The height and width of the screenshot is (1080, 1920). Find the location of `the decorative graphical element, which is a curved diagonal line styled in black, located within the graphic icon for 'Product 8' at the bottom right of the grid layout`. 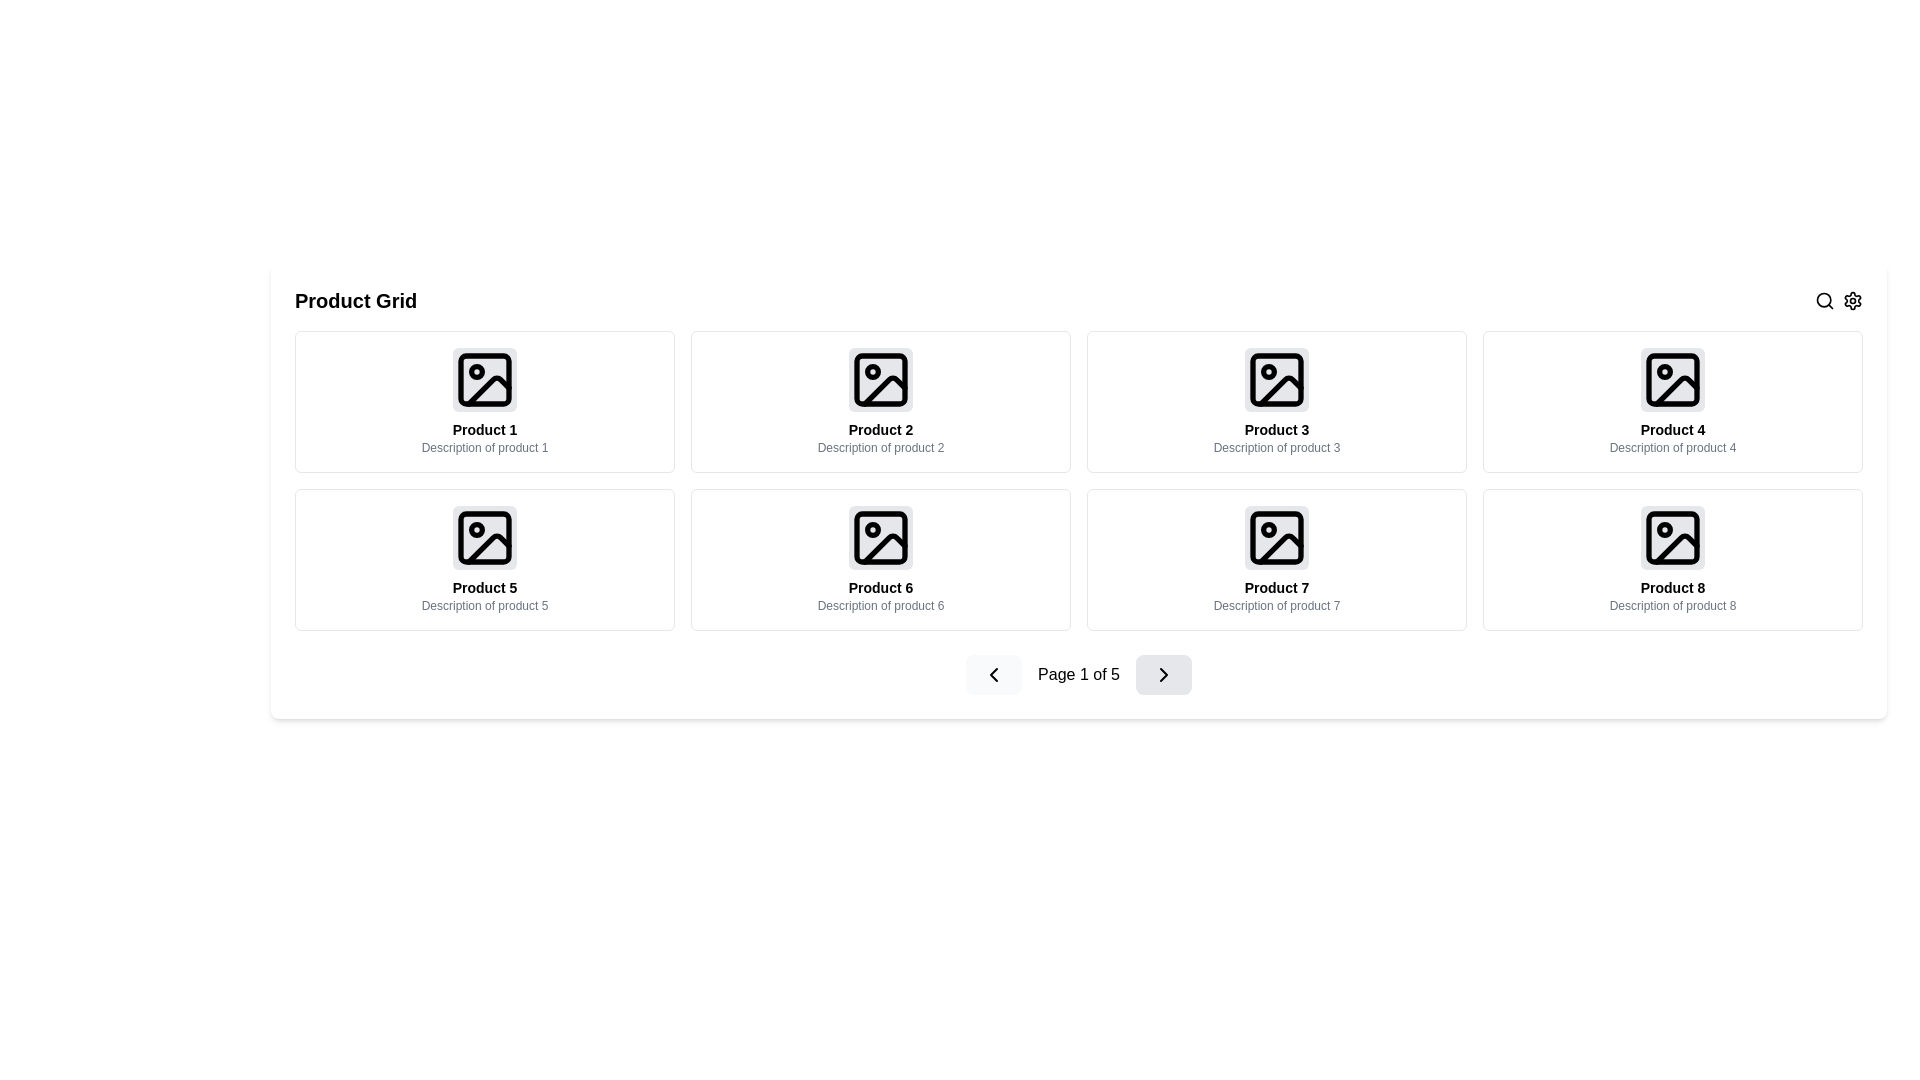

the decorative graphical element, which is a curved diagonal line styled in black, located within the graphic icon for 'Product 8' at the bottom right of the grid layout is located at coordinates (1676, 548).